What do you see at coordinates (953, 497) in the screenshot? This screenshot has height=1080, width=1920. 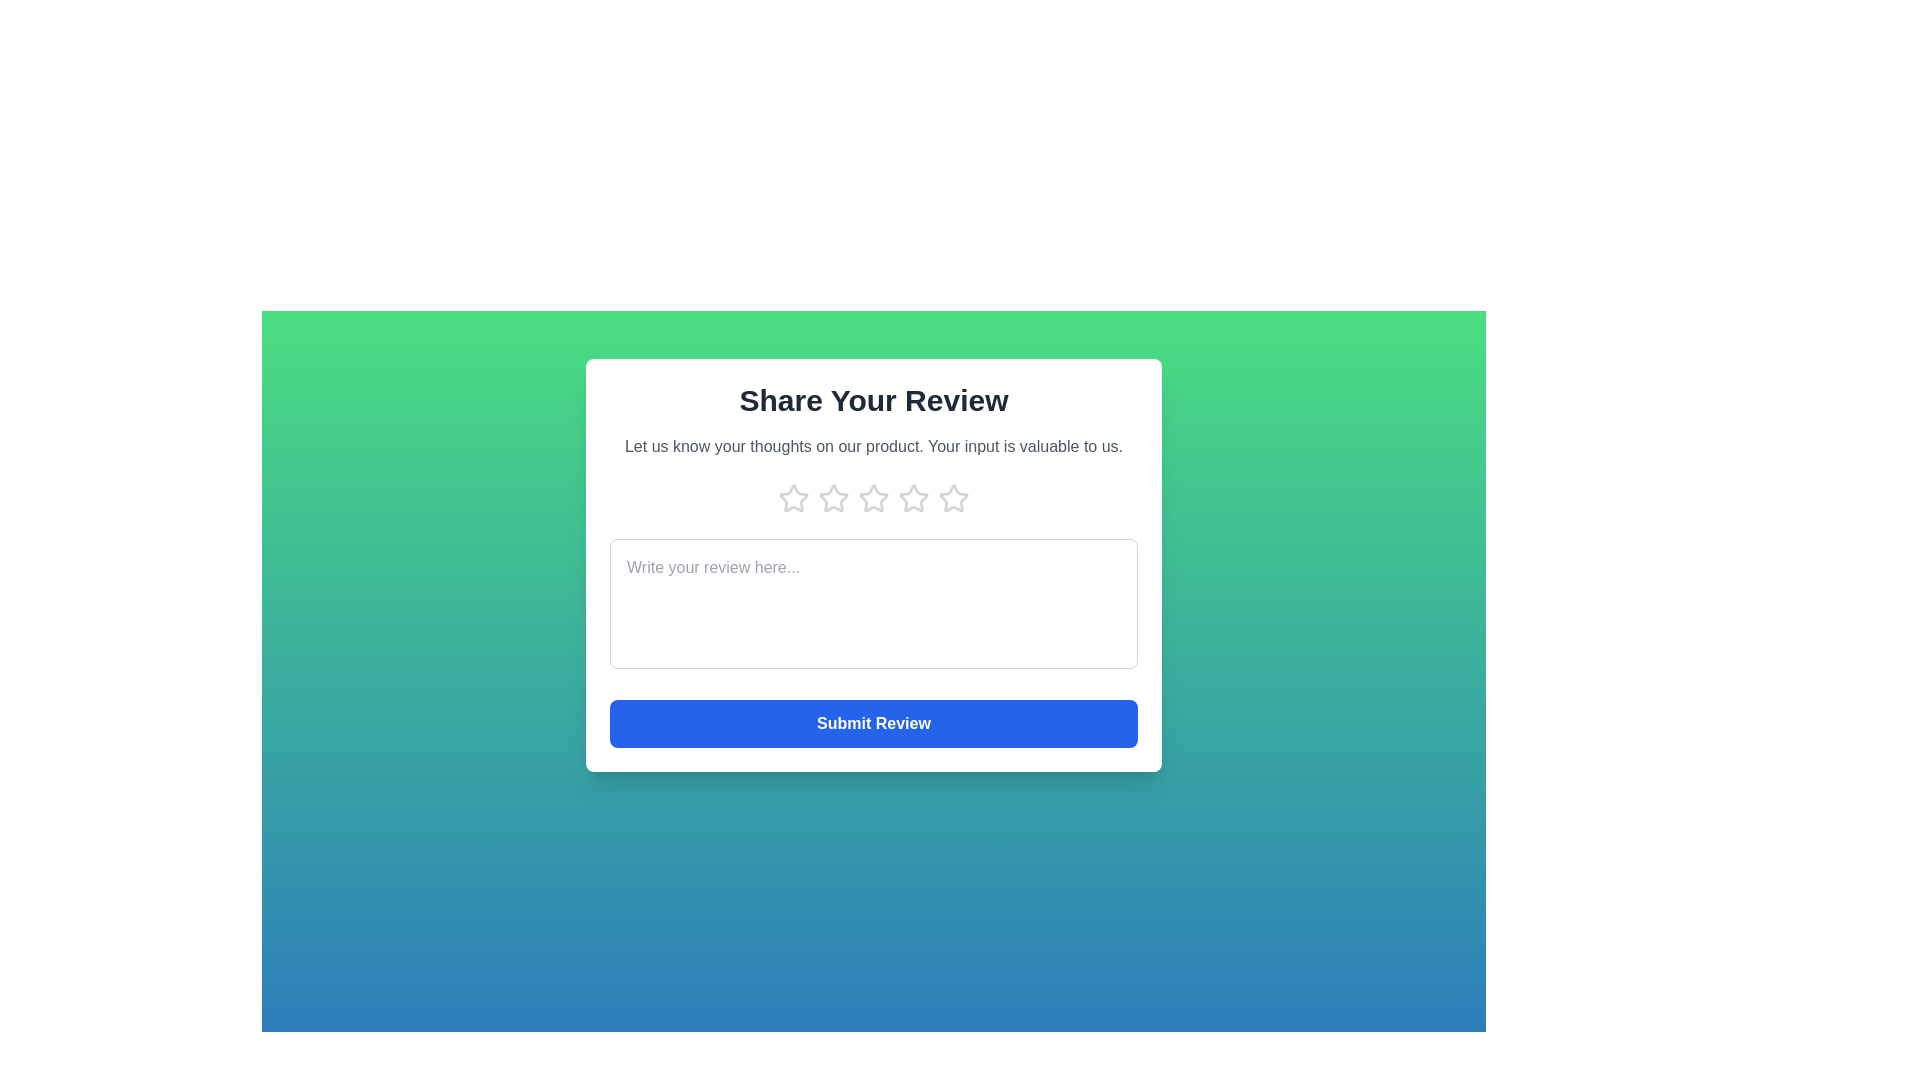 I see `the product rating to 5 stars by clicking on the respective star` at bounding box center [953, 497].